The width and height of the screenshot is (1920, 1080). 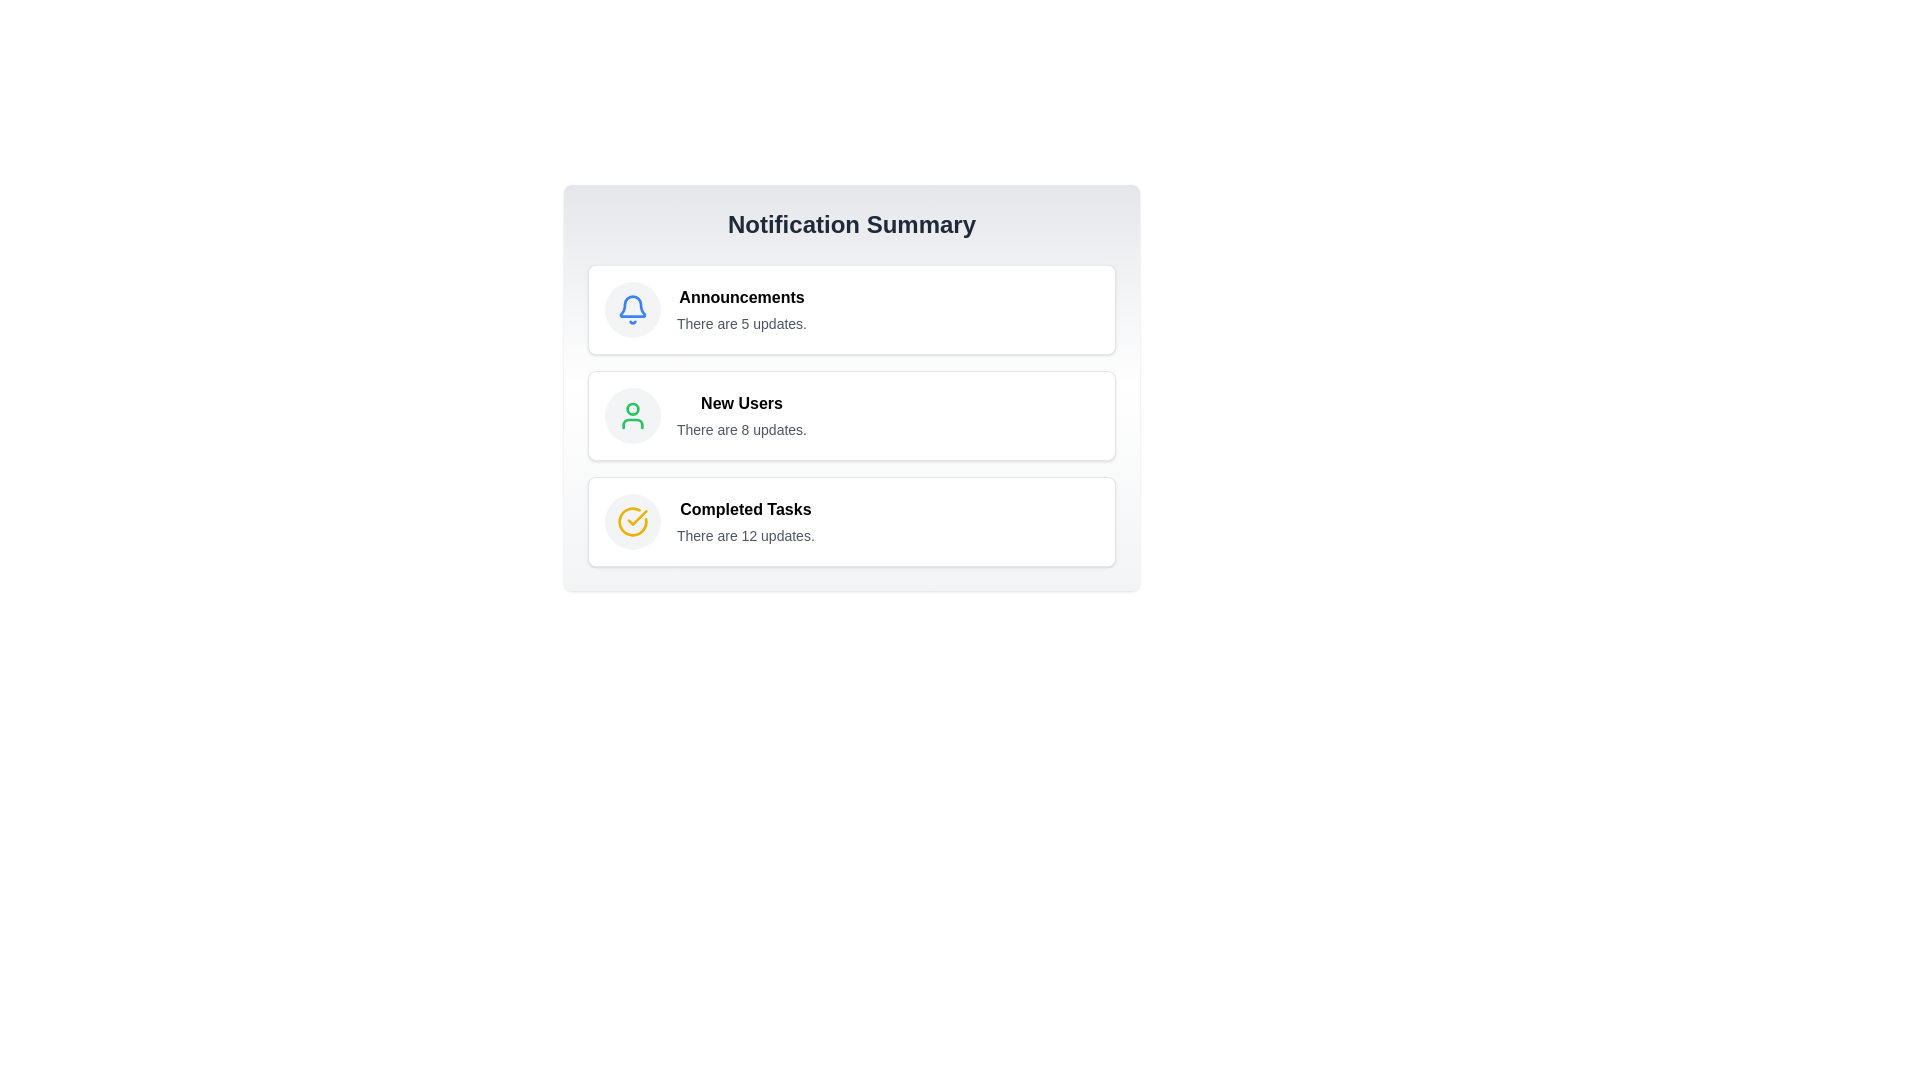 What do you see at coordinates (741, 428) in the screenshot?
I see `the text label that indicates the number of updates related to new users, which is located below the bolded title 'New Users' in the notification summary` at bounding box center [741, 428].